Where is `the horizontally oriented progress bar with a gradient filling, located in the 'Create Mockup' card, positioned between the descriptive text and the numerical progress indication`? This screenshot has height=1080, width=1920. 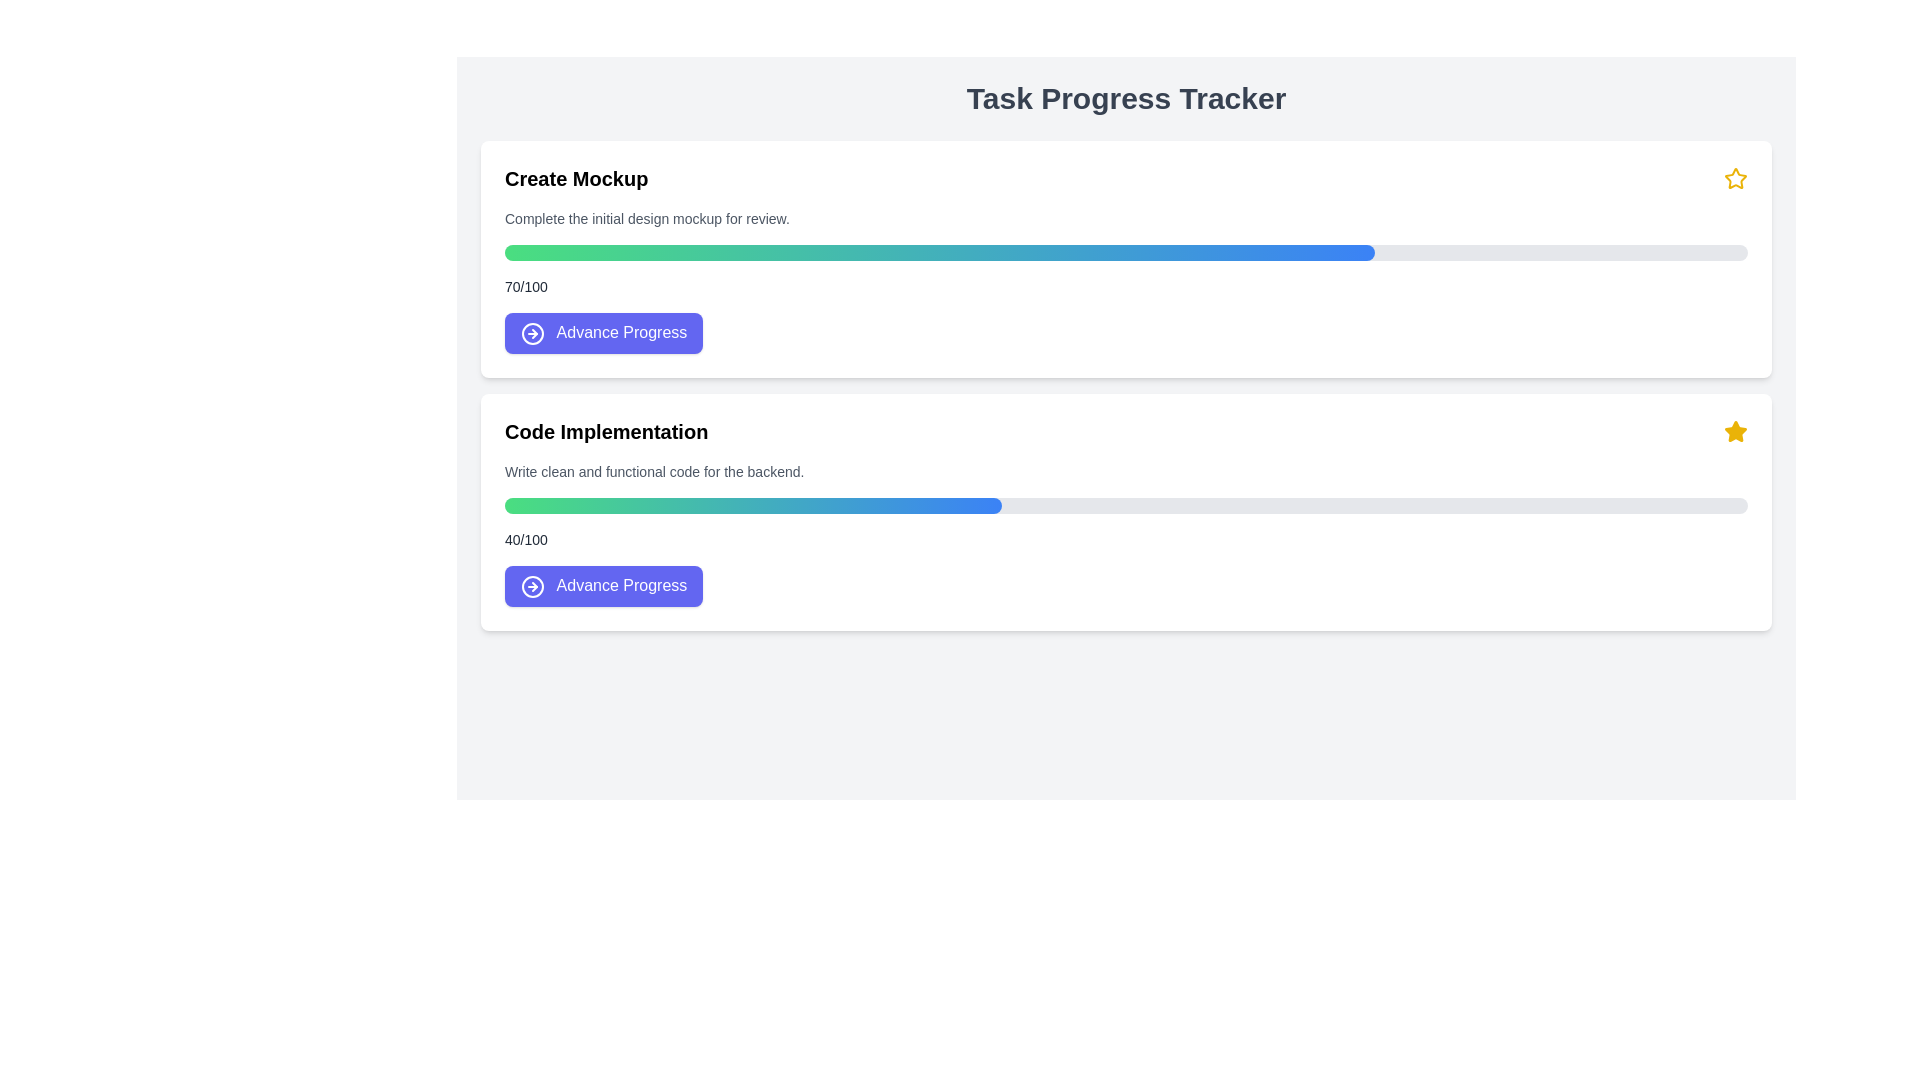 the horizontally oriented progress bar with a gradient filling, located in the 'Create Mockup' card, positioned between the descriptive text and the numerical progress indication is located at coordinates (1126, 252).